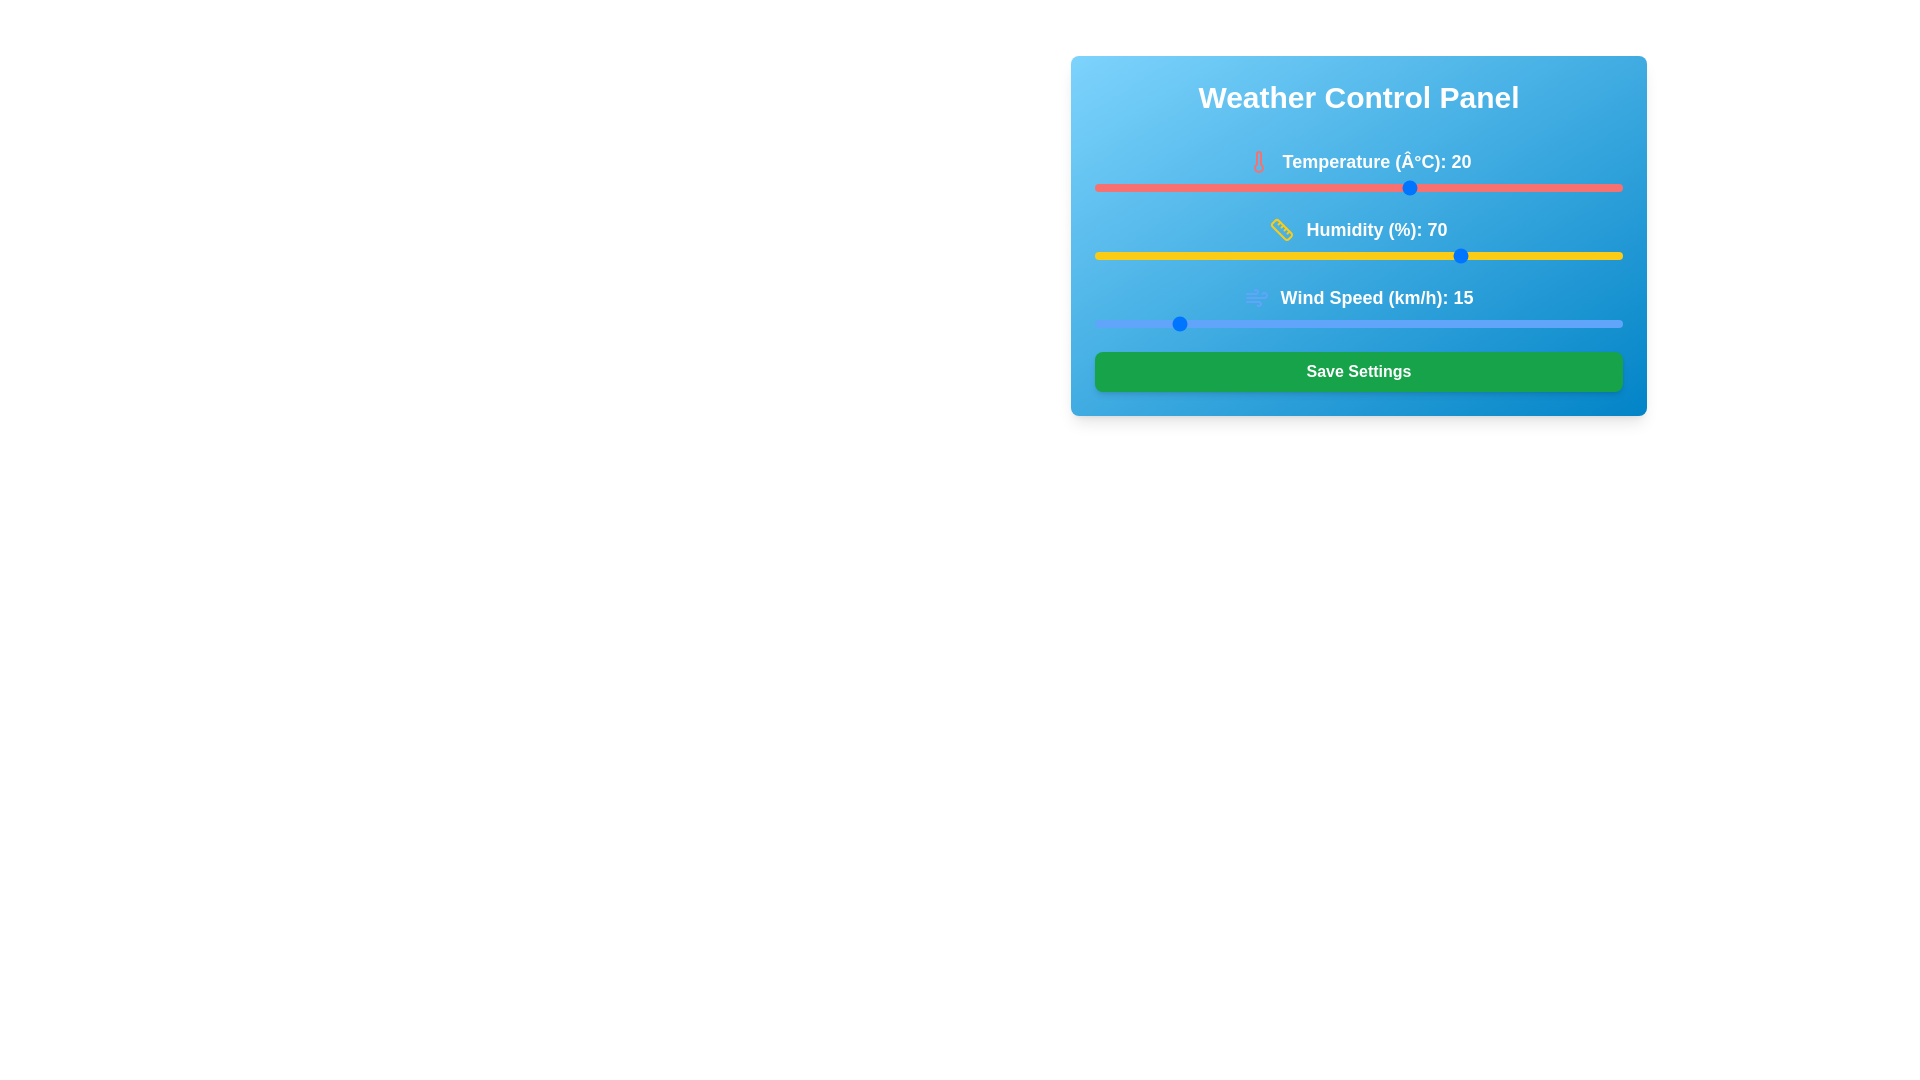 The image size is (1920, 1080). I want to click on wind speed, so click(1353, 323).